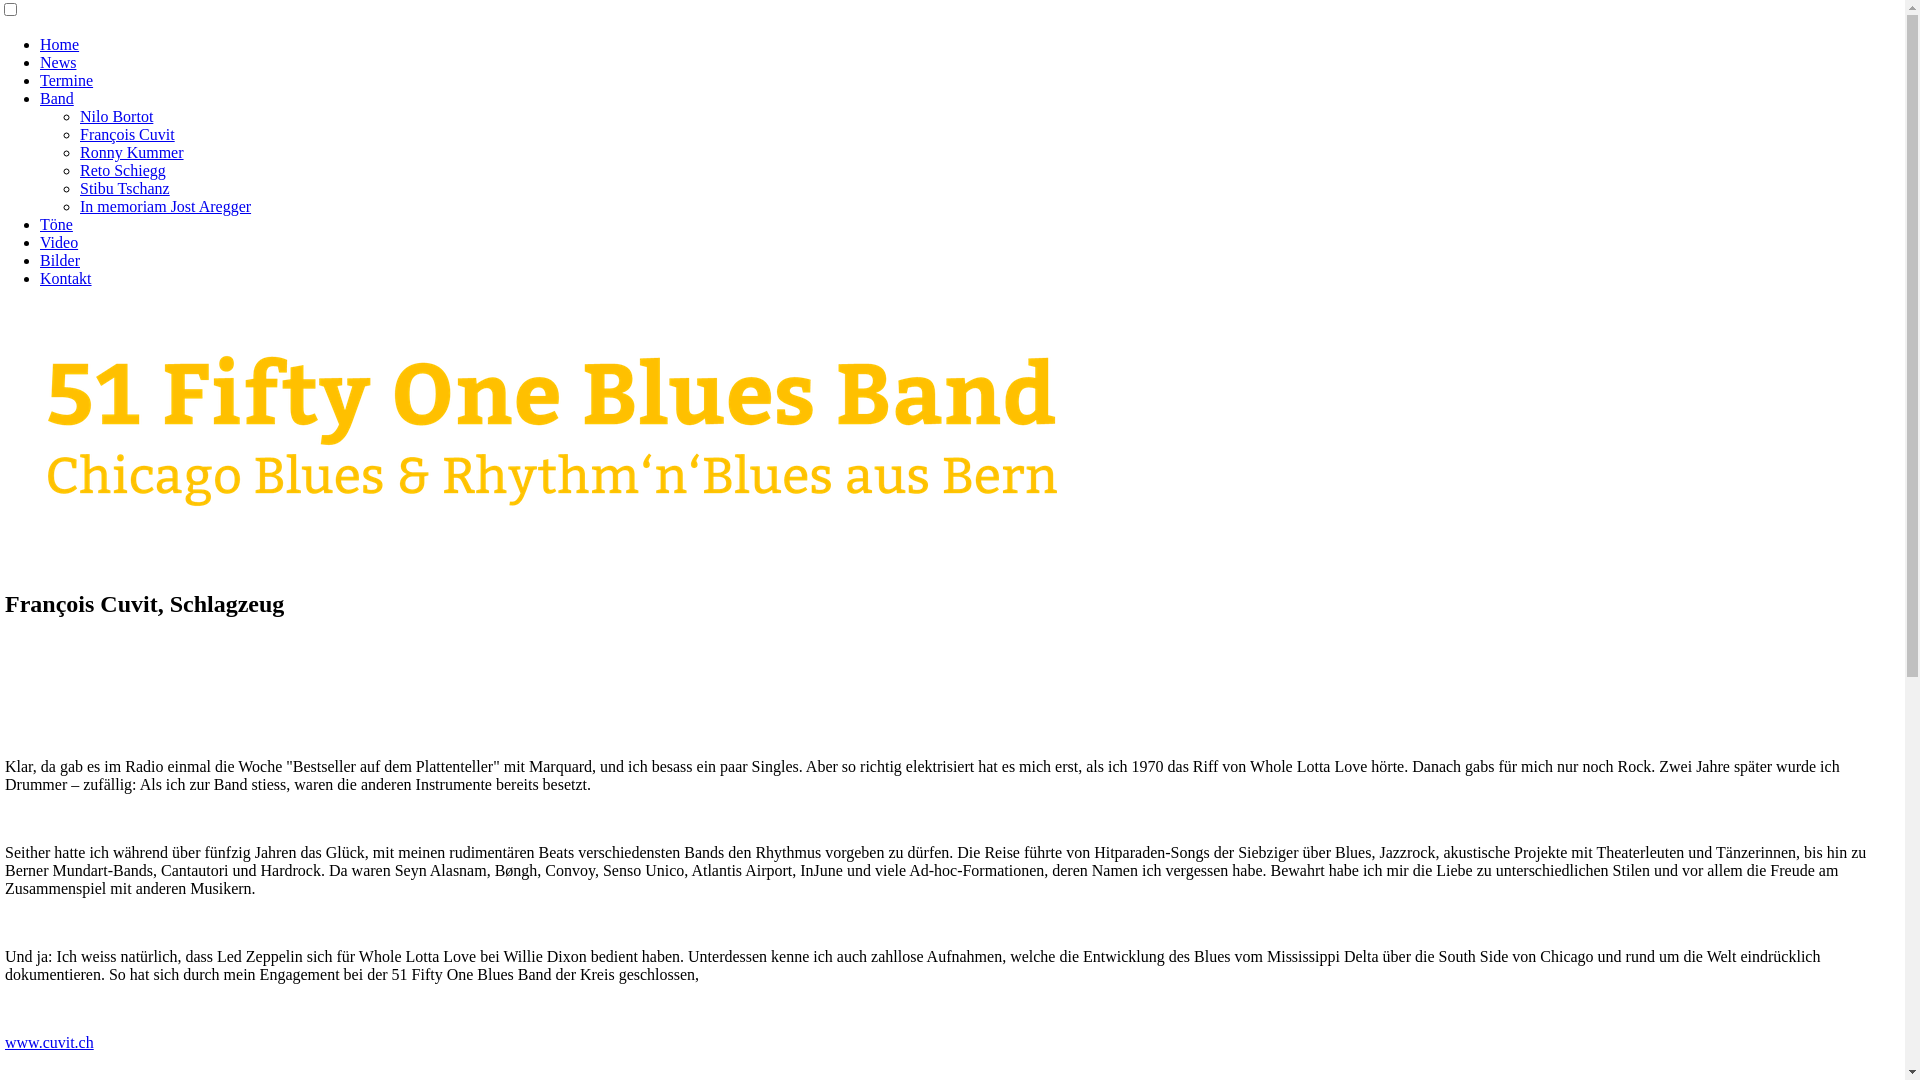 Image resolution: width=1920 pixels, height=1080 pixels. I want to click on 'Home', so click(39, 44).